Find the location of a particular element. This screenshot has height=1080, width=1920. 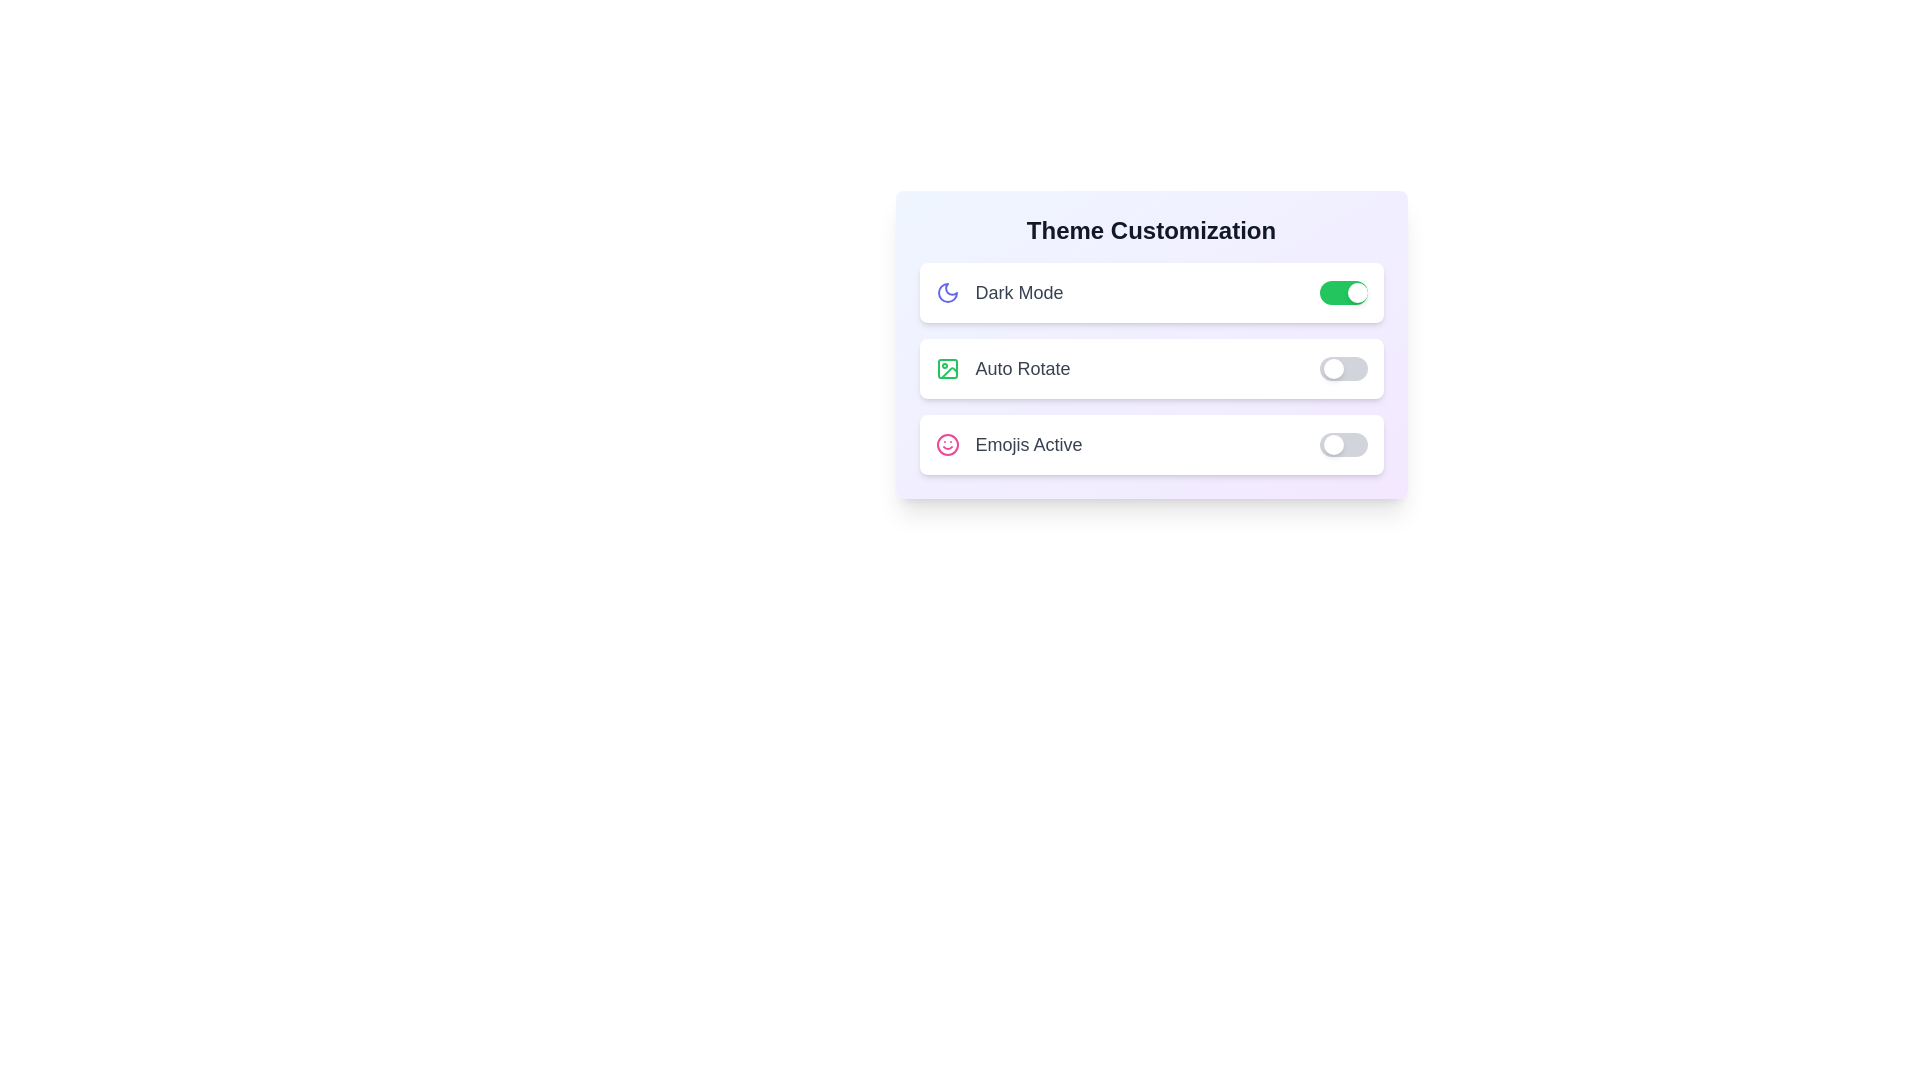

the 'Auto Rotate' toggle switch in the 'Theme Customization' section is located at coordinates (1151, 369).